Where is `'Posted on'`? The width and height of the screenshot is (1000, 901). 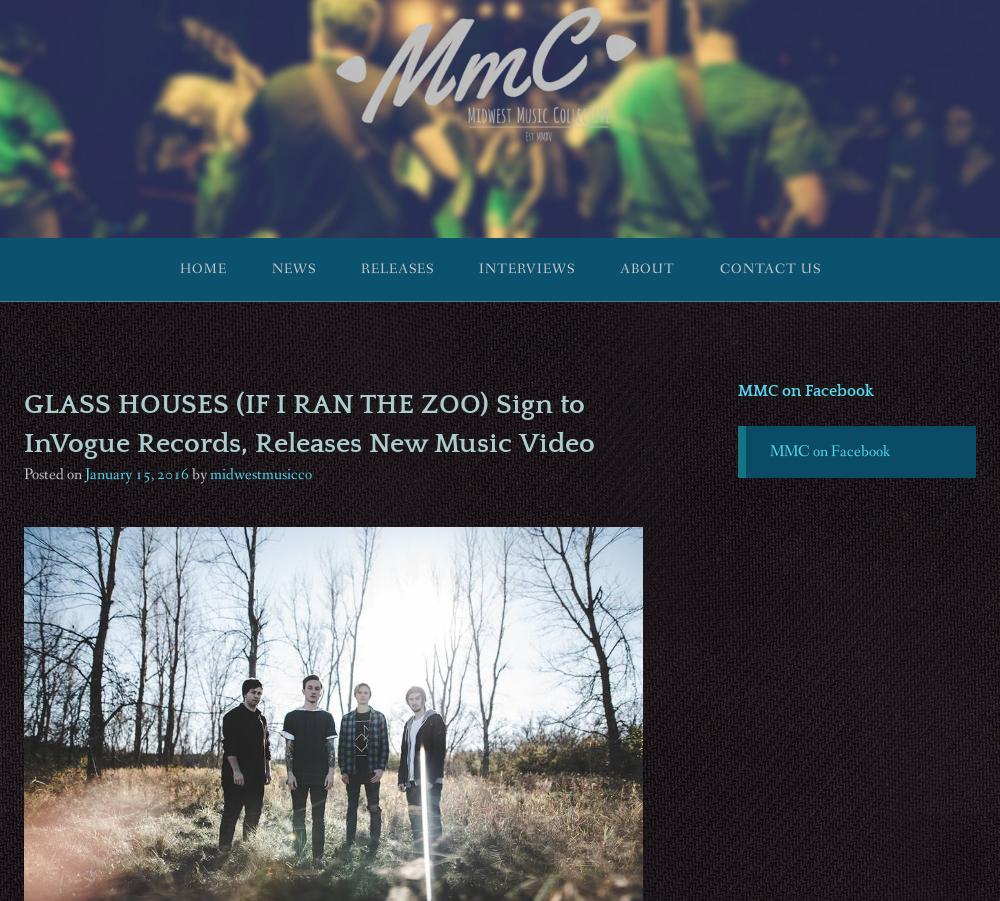 'Posted on' is located at coordinates (54, 473).